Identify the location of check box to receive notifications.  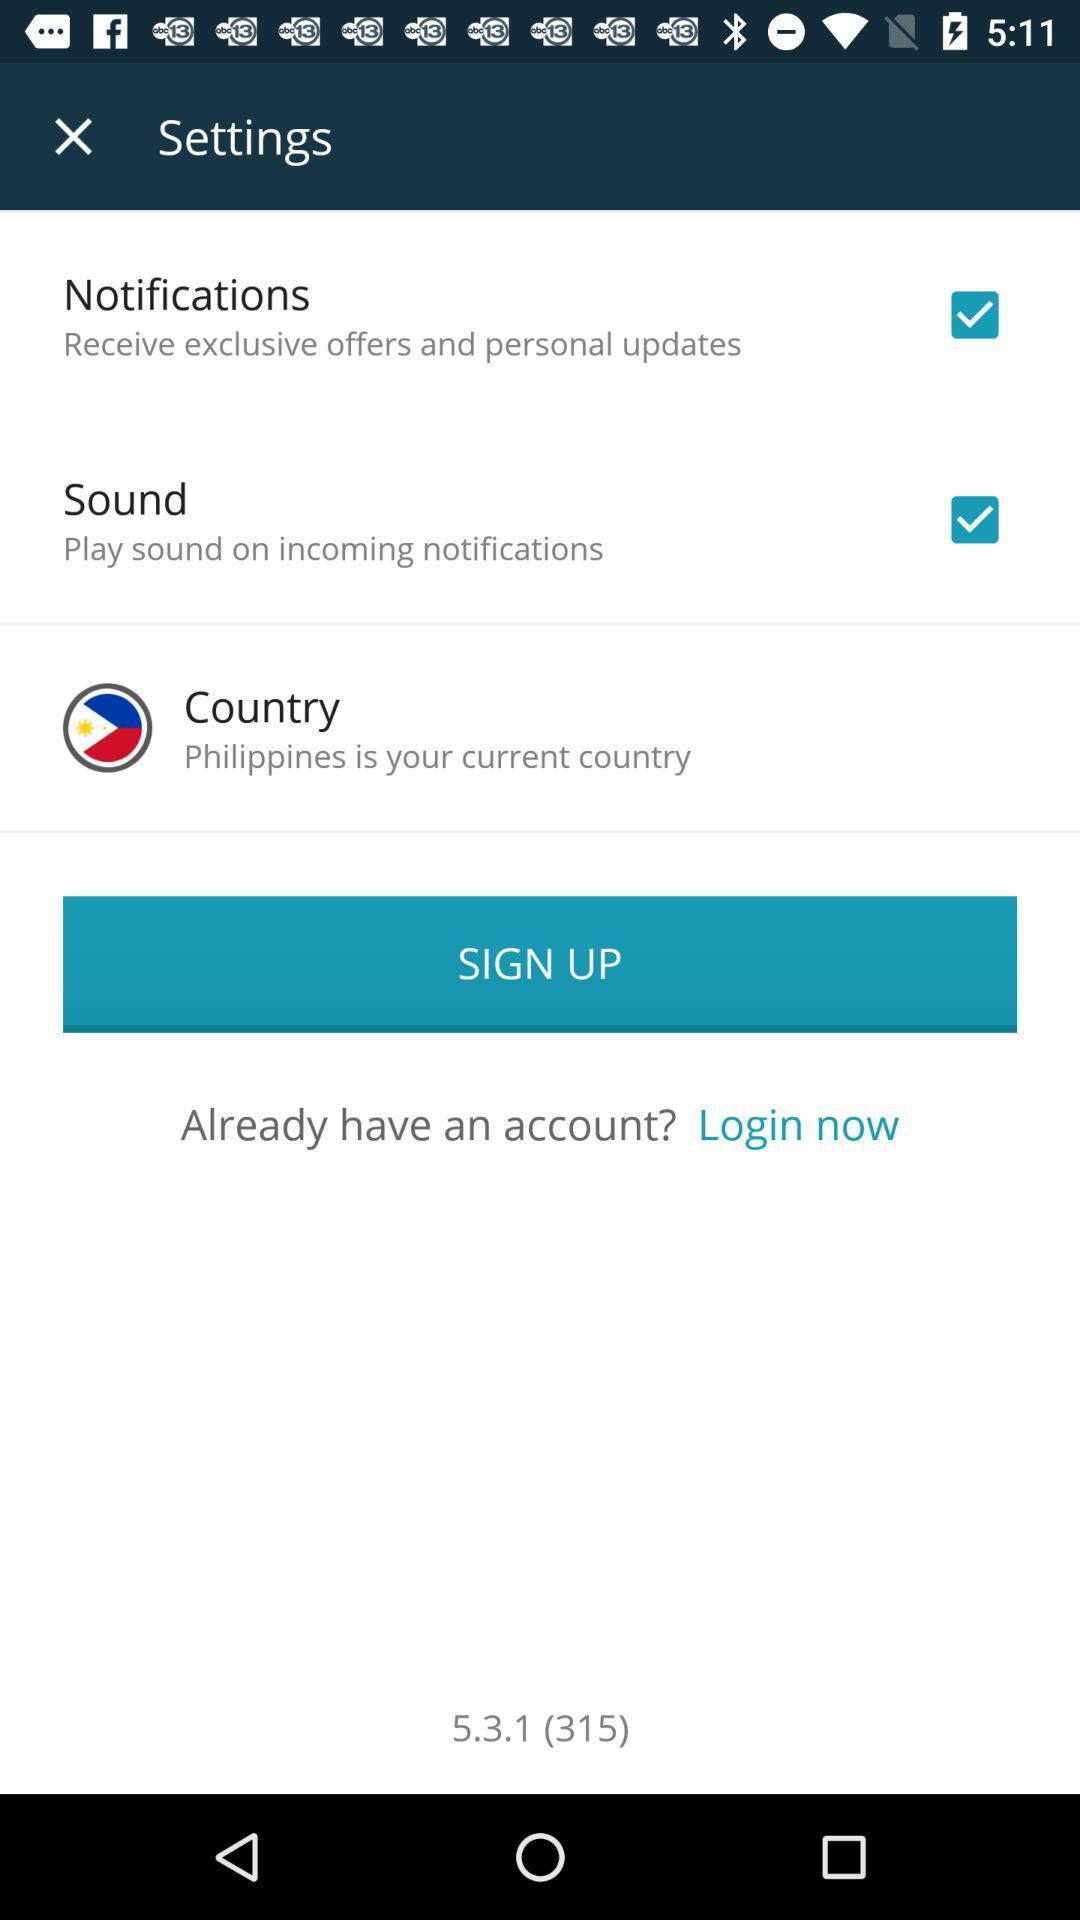
(974, 314).